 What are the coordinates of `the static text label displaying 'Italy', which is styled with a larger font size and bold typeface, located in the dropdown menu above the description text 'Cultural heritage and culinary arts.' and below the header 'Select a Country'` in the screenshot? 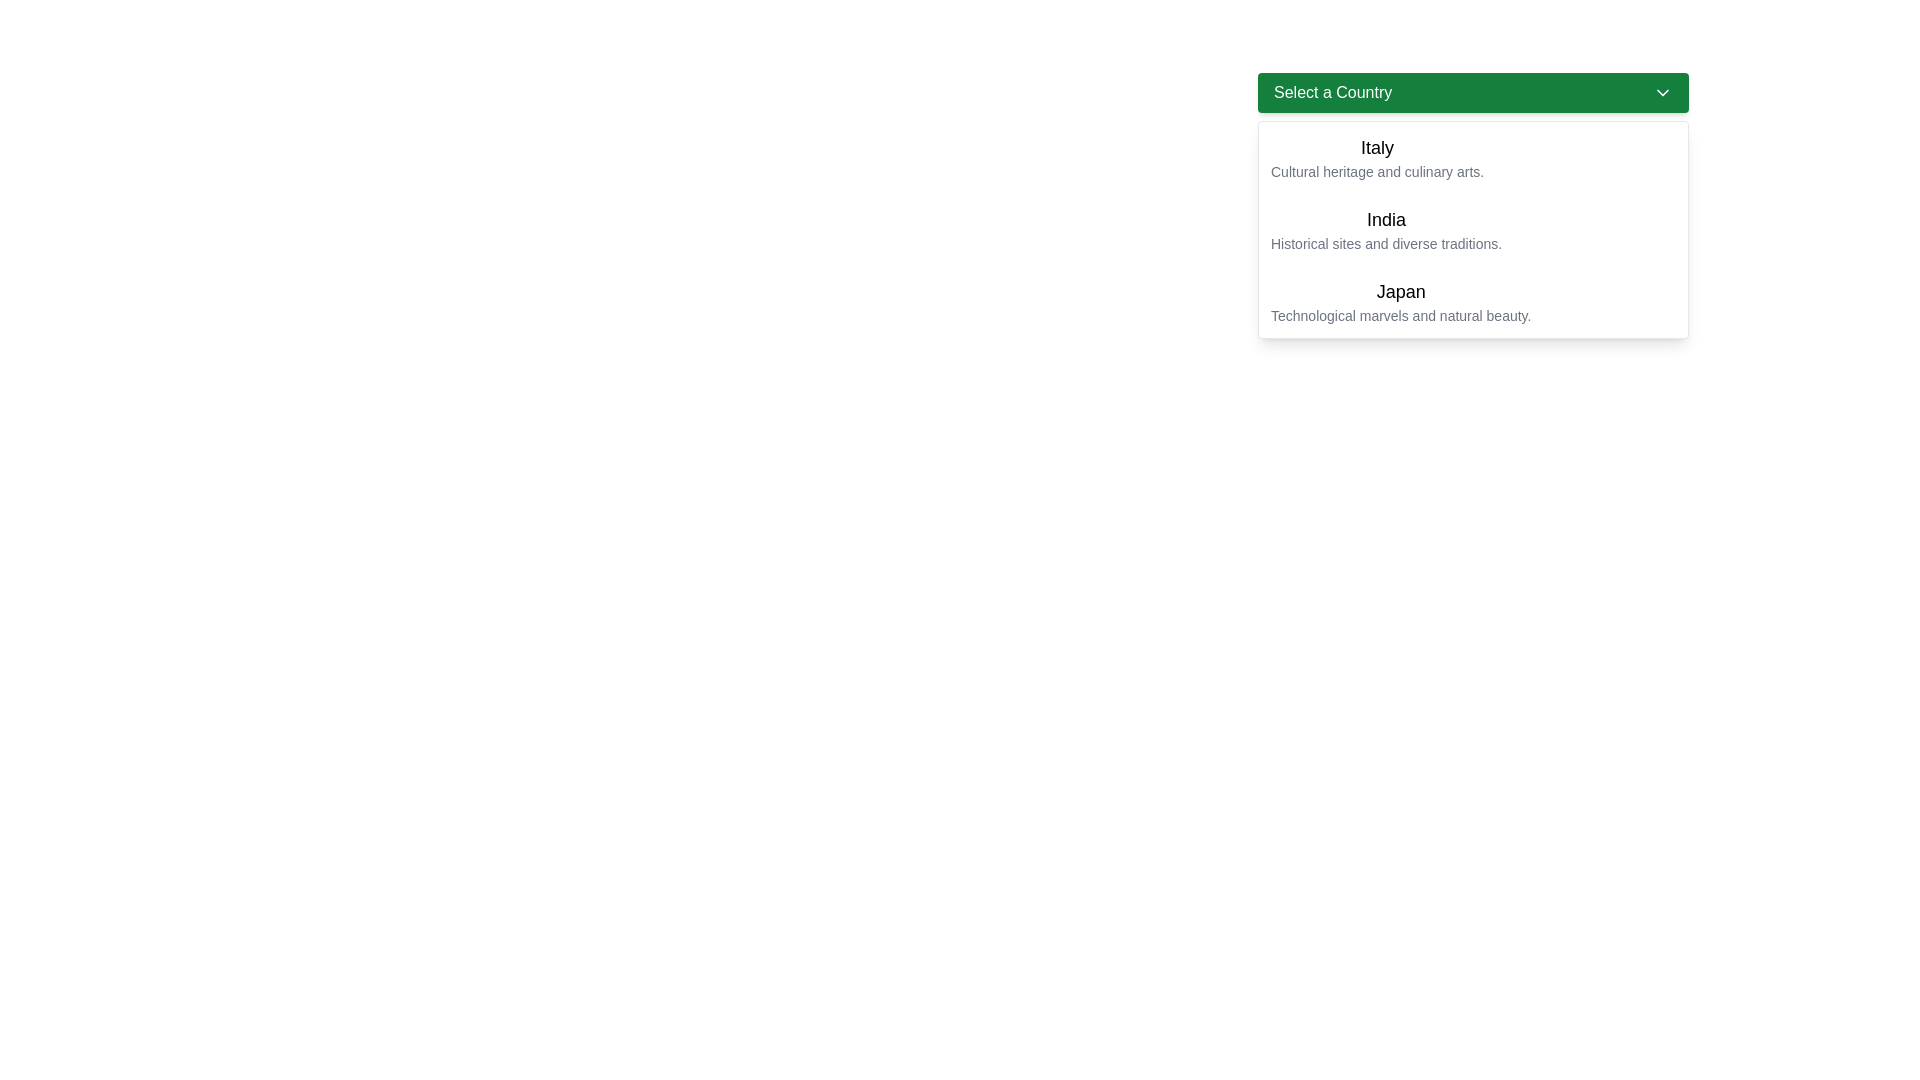 It's located at (1376, 146).